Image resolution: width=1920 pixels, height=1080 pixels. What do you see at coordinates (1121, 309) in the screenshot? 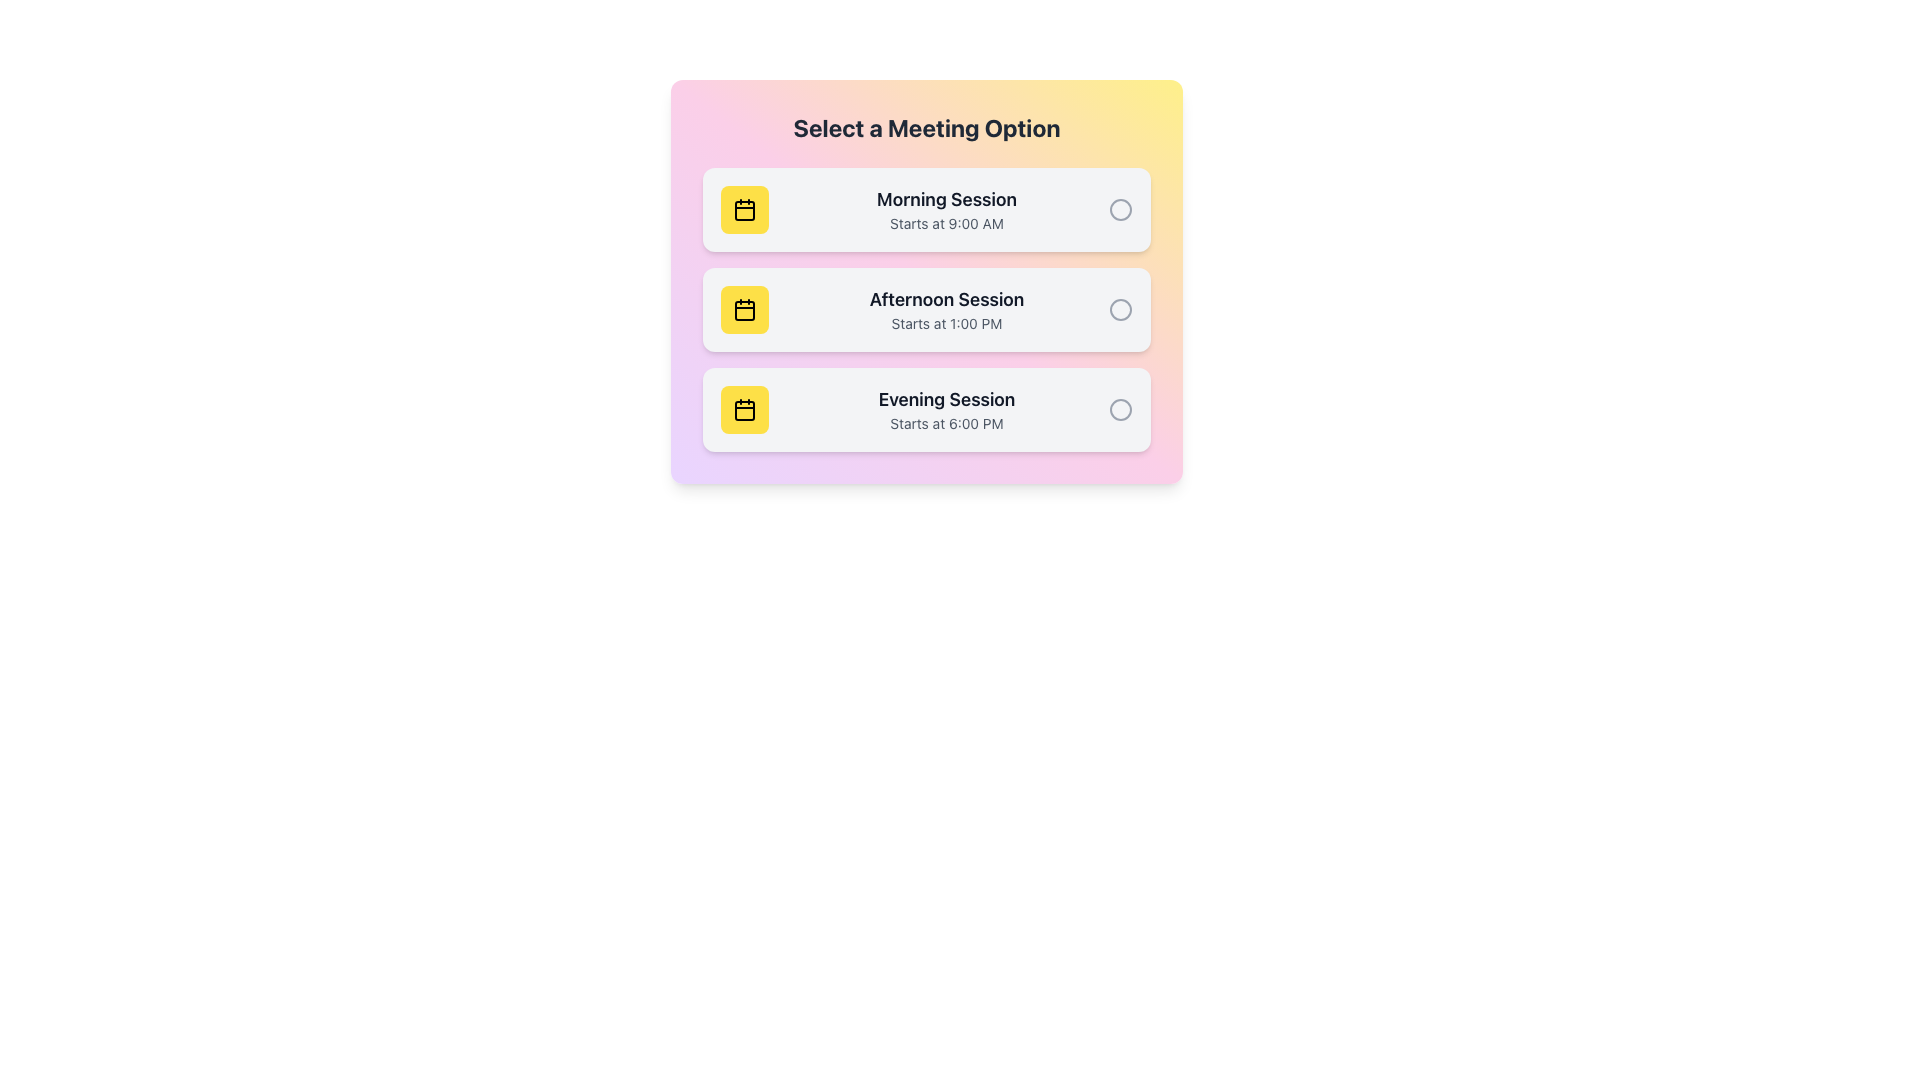
I see `the 'Afternoon Session' radio button` at bounding box center [1121, 309].